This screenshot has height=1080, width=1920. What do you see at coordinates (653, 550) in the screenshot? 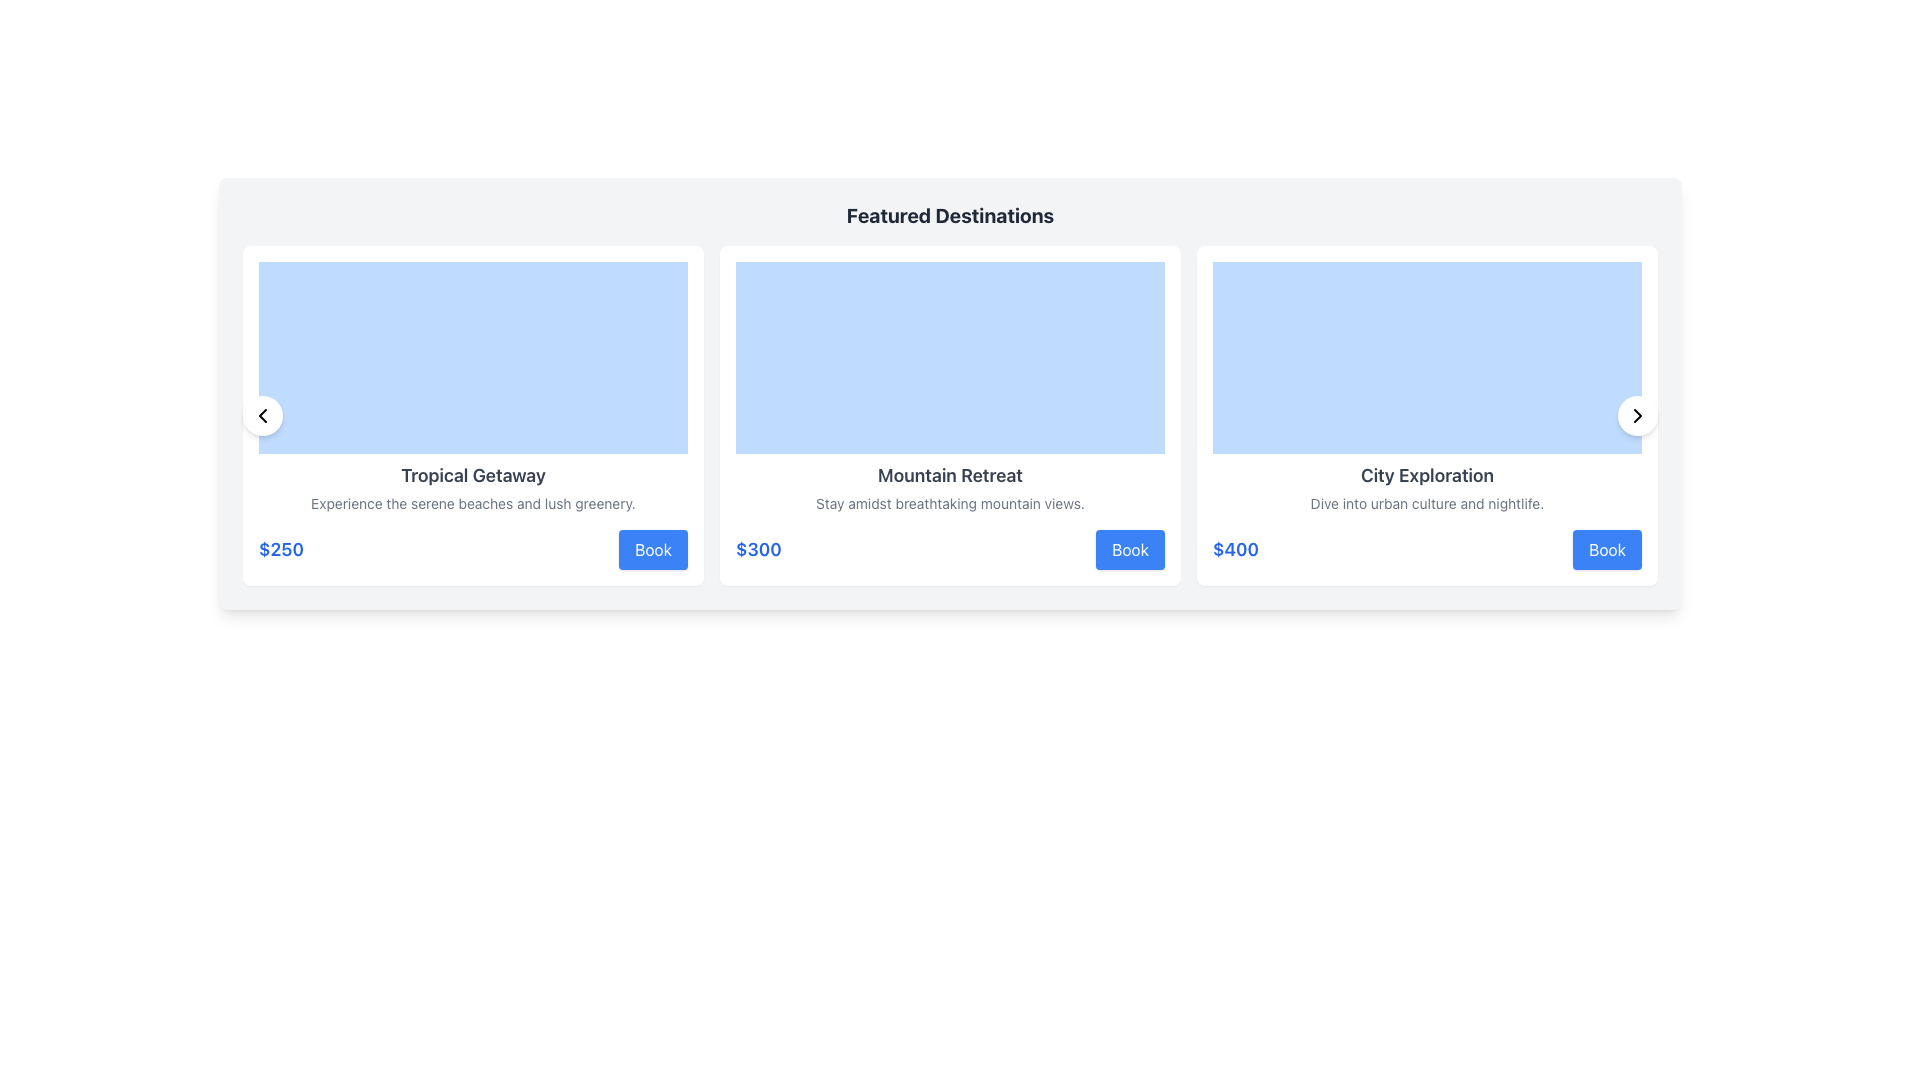
I see `the unique booking button for the 'Tropical Getaway' offer located in the bottom-right corner of the card` at bounding box center [653, 550].